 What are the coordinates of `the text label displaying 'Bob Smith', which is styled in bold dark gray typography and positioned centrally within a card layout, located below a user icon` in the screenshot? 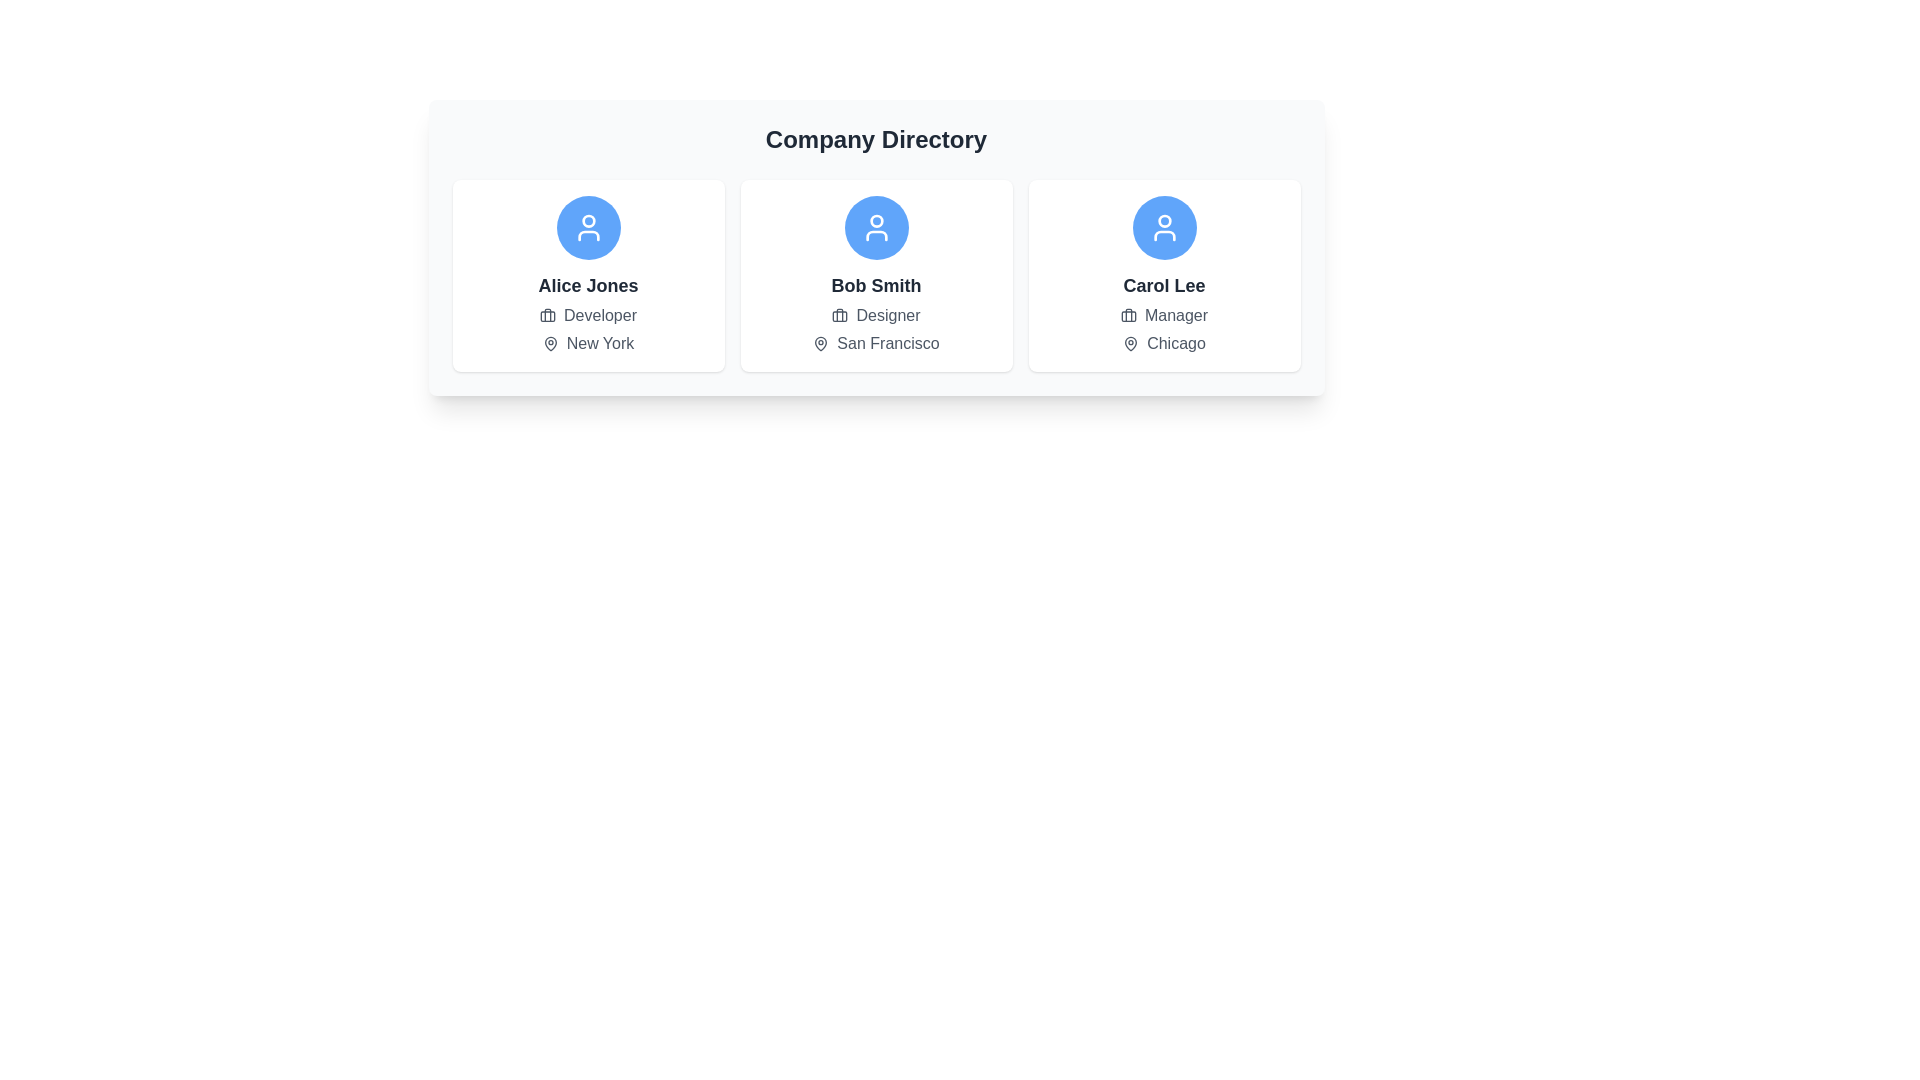 It's located at (876, 285).